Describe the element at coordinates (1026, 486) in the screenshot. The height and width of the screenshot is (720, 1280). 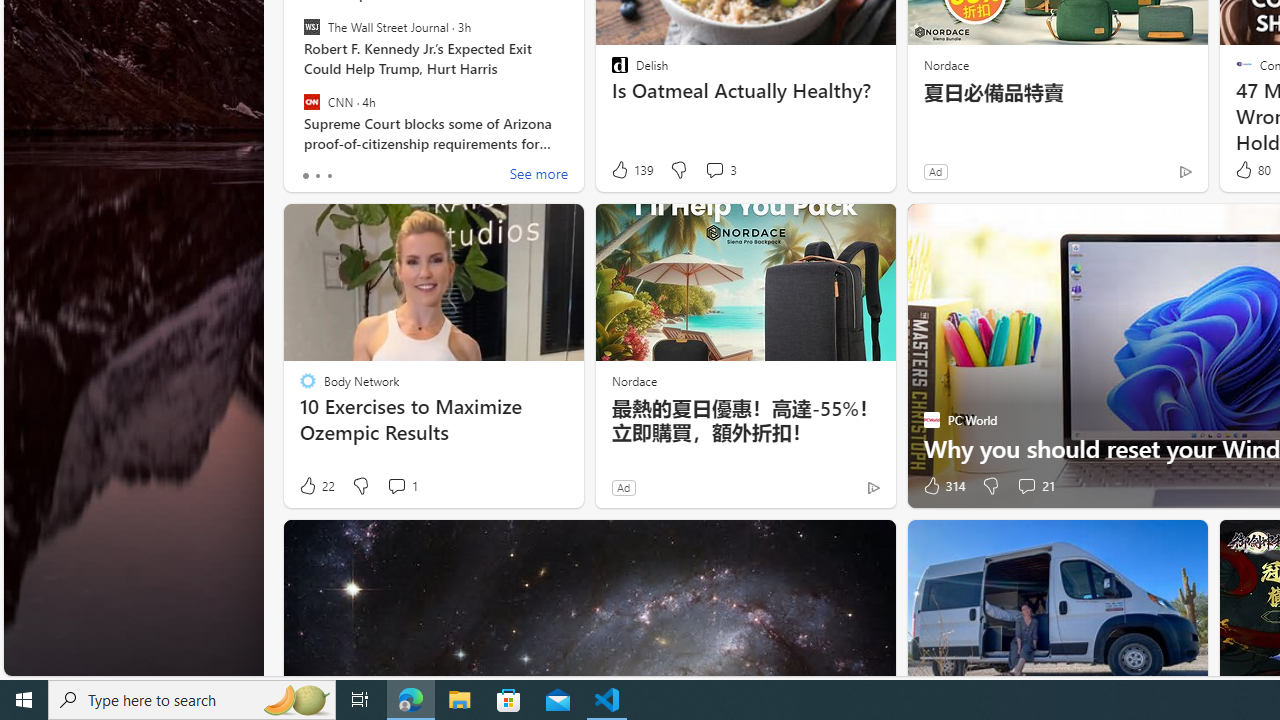
I see `'View comments 21 Comment'` at that location.